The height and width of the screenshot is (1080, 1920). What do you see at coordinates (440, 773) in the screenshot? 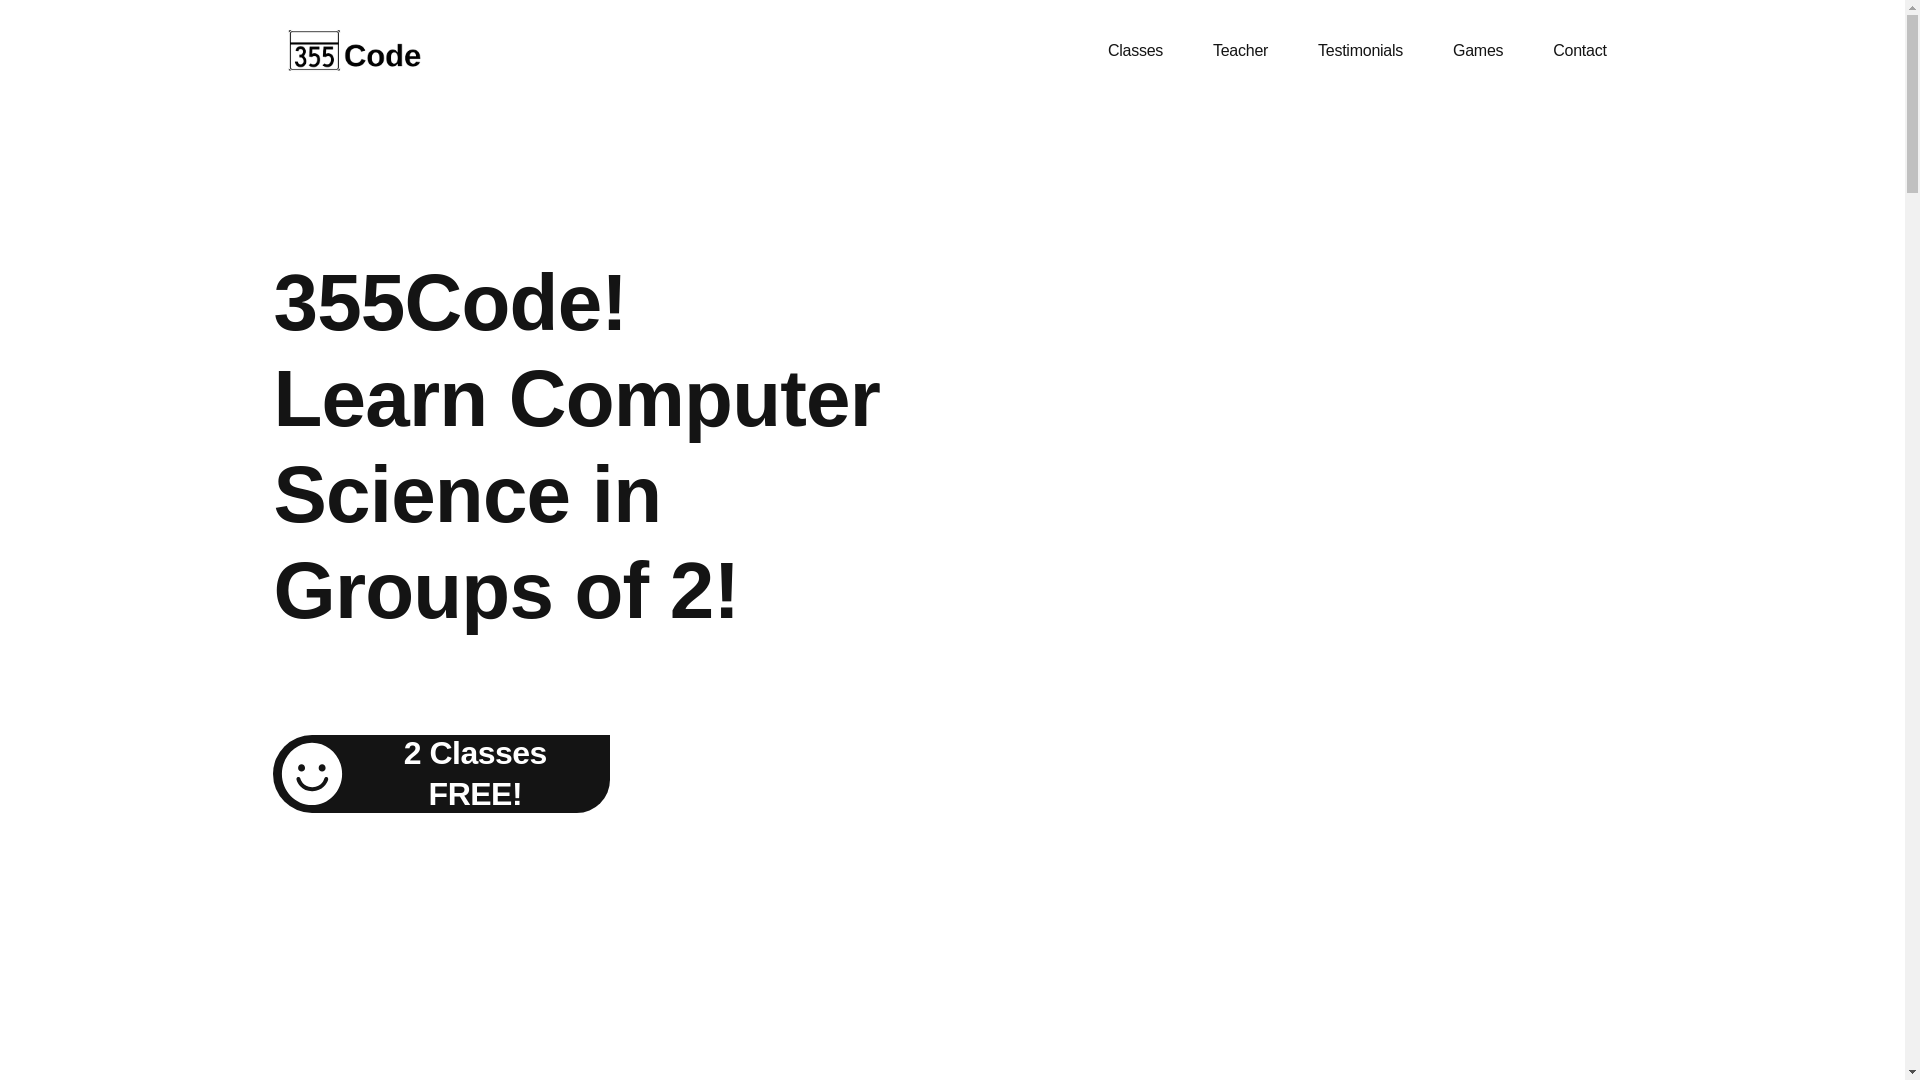
I see `'2 Classes FREE!'` at bounding box center [440, 773].